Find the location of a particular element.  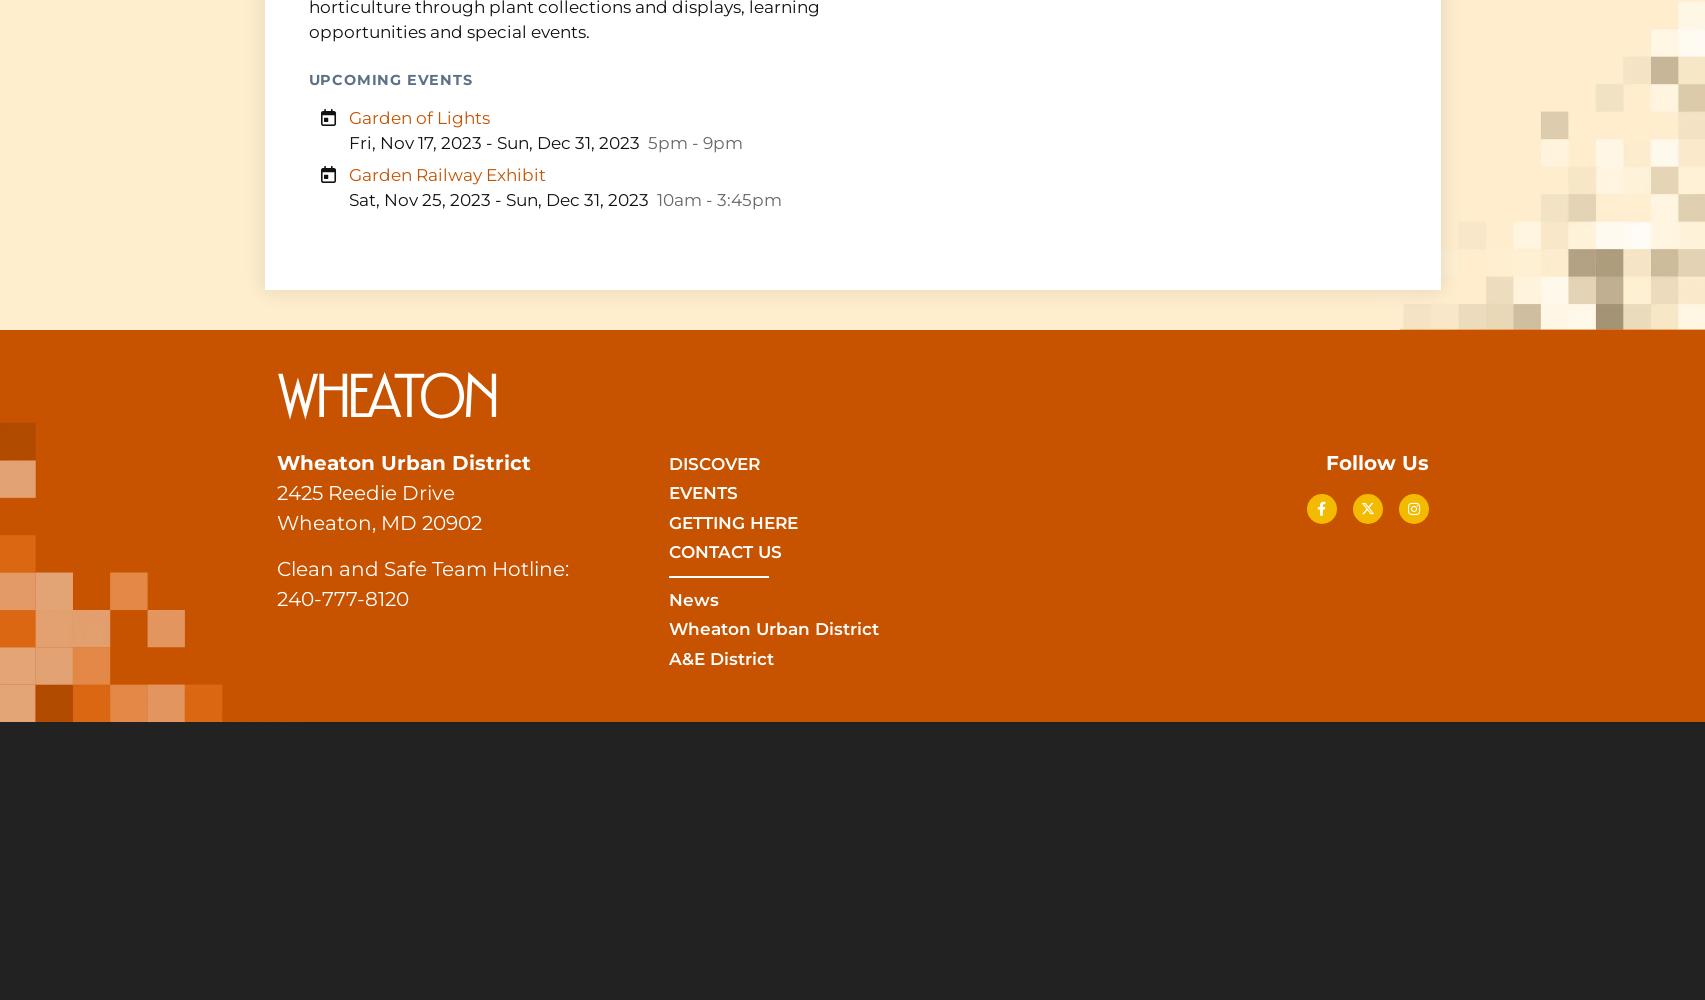

'5pm - 9pm' is located at coordinates (694, 143).